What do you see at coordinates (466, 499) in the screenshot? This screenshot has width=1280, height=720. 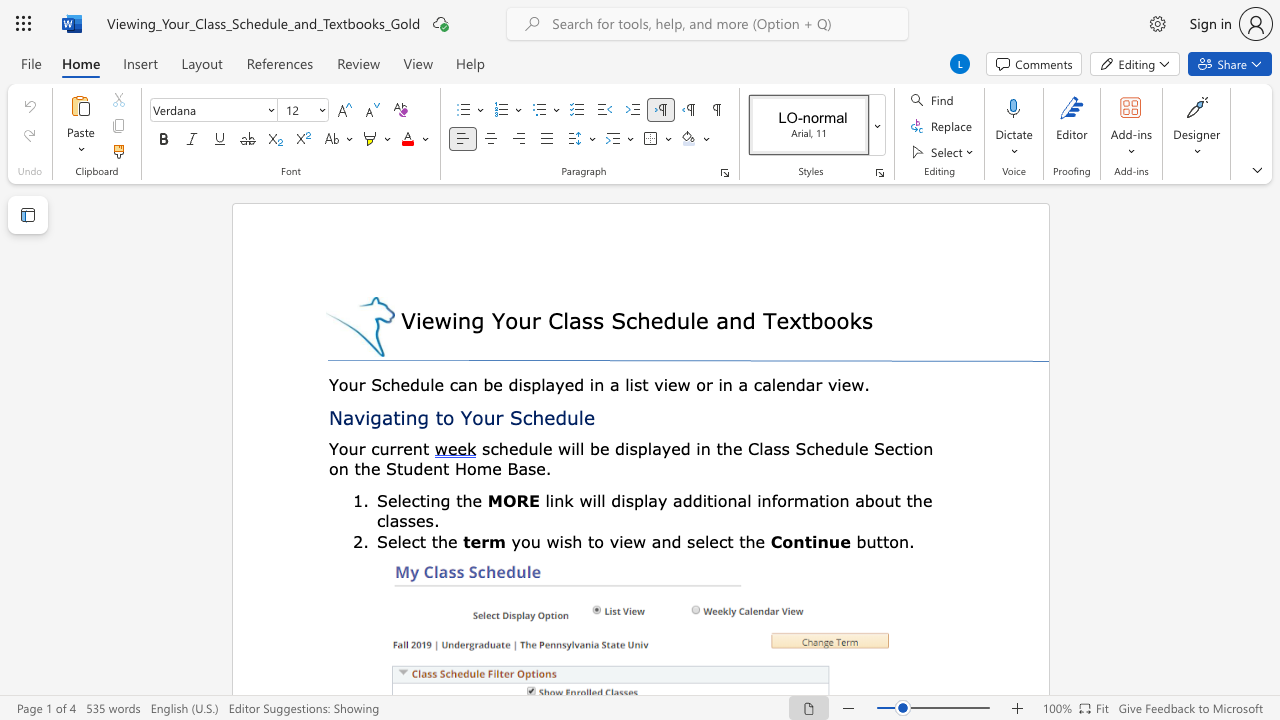 I see `the 1th character "h" in the text` at bounding box center [466, 499].